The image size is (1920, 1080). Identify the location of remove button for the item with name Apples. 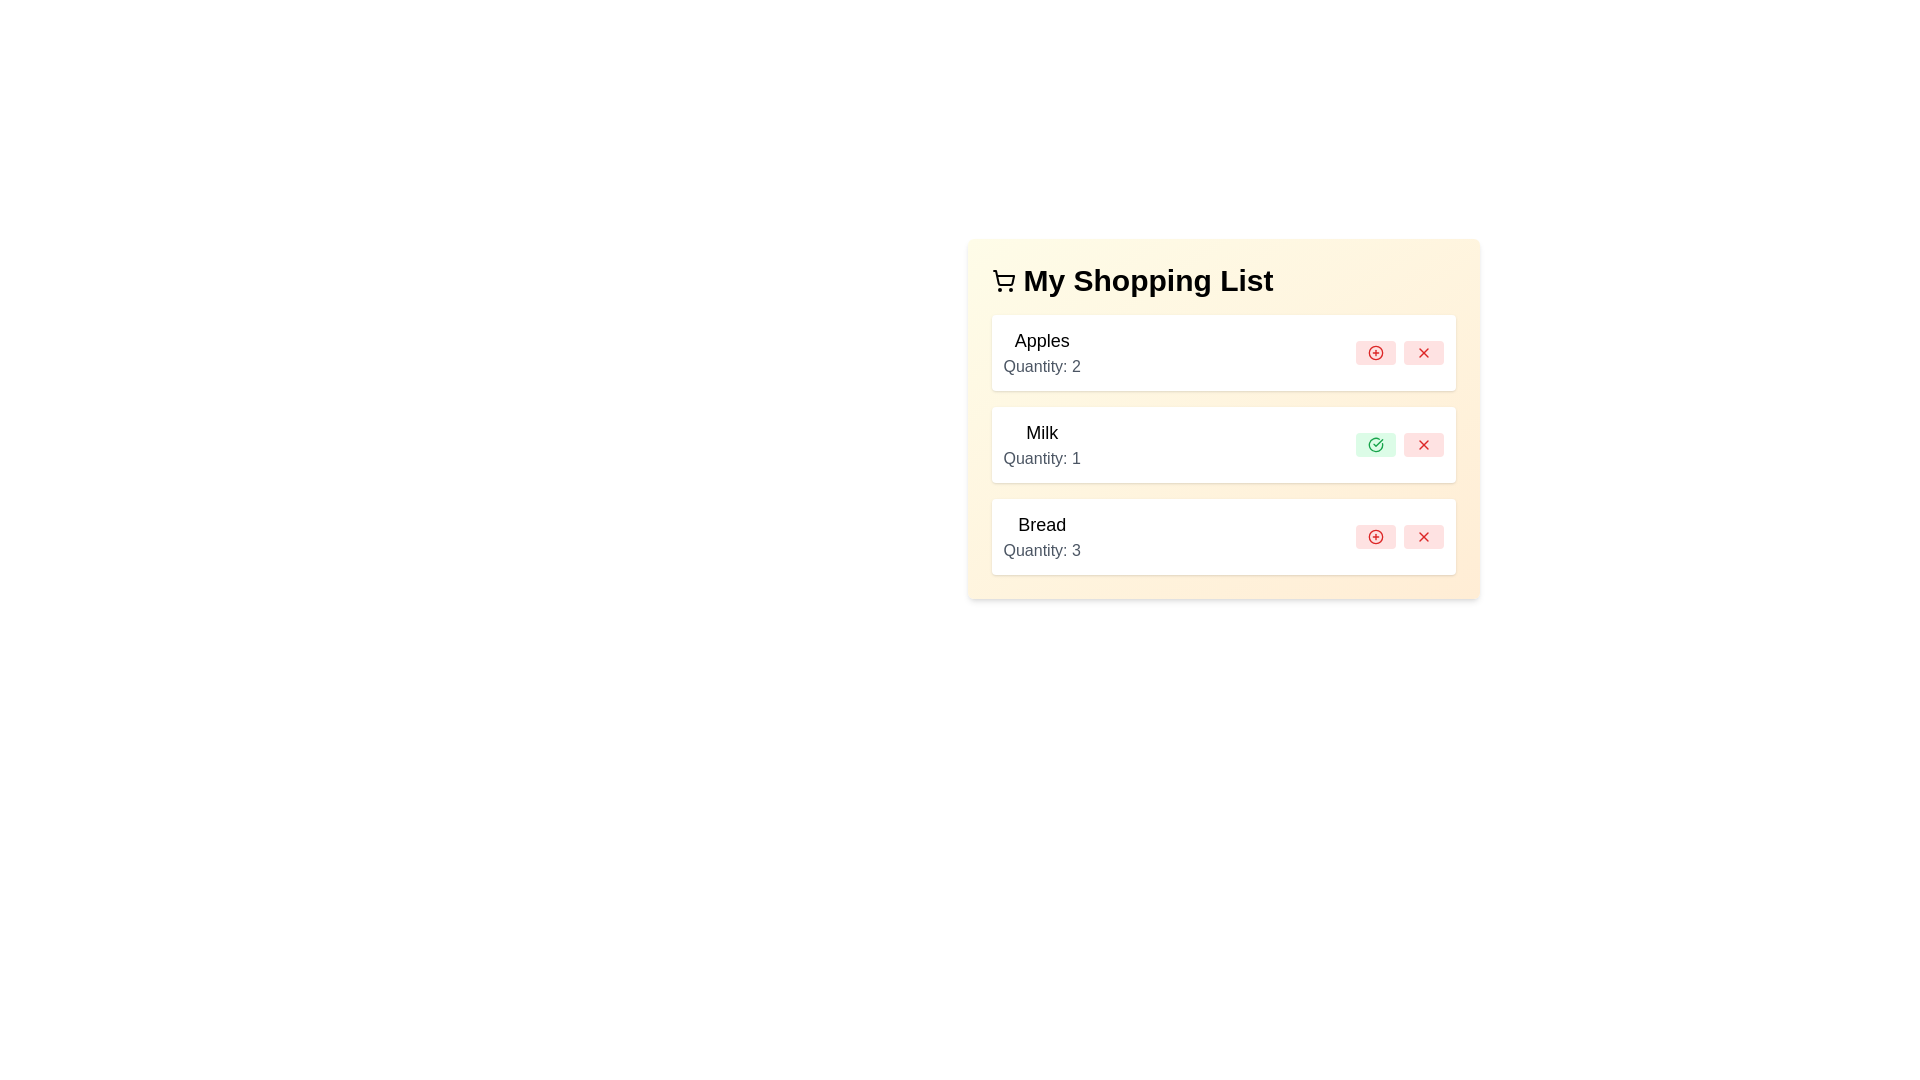
(1422, 352).